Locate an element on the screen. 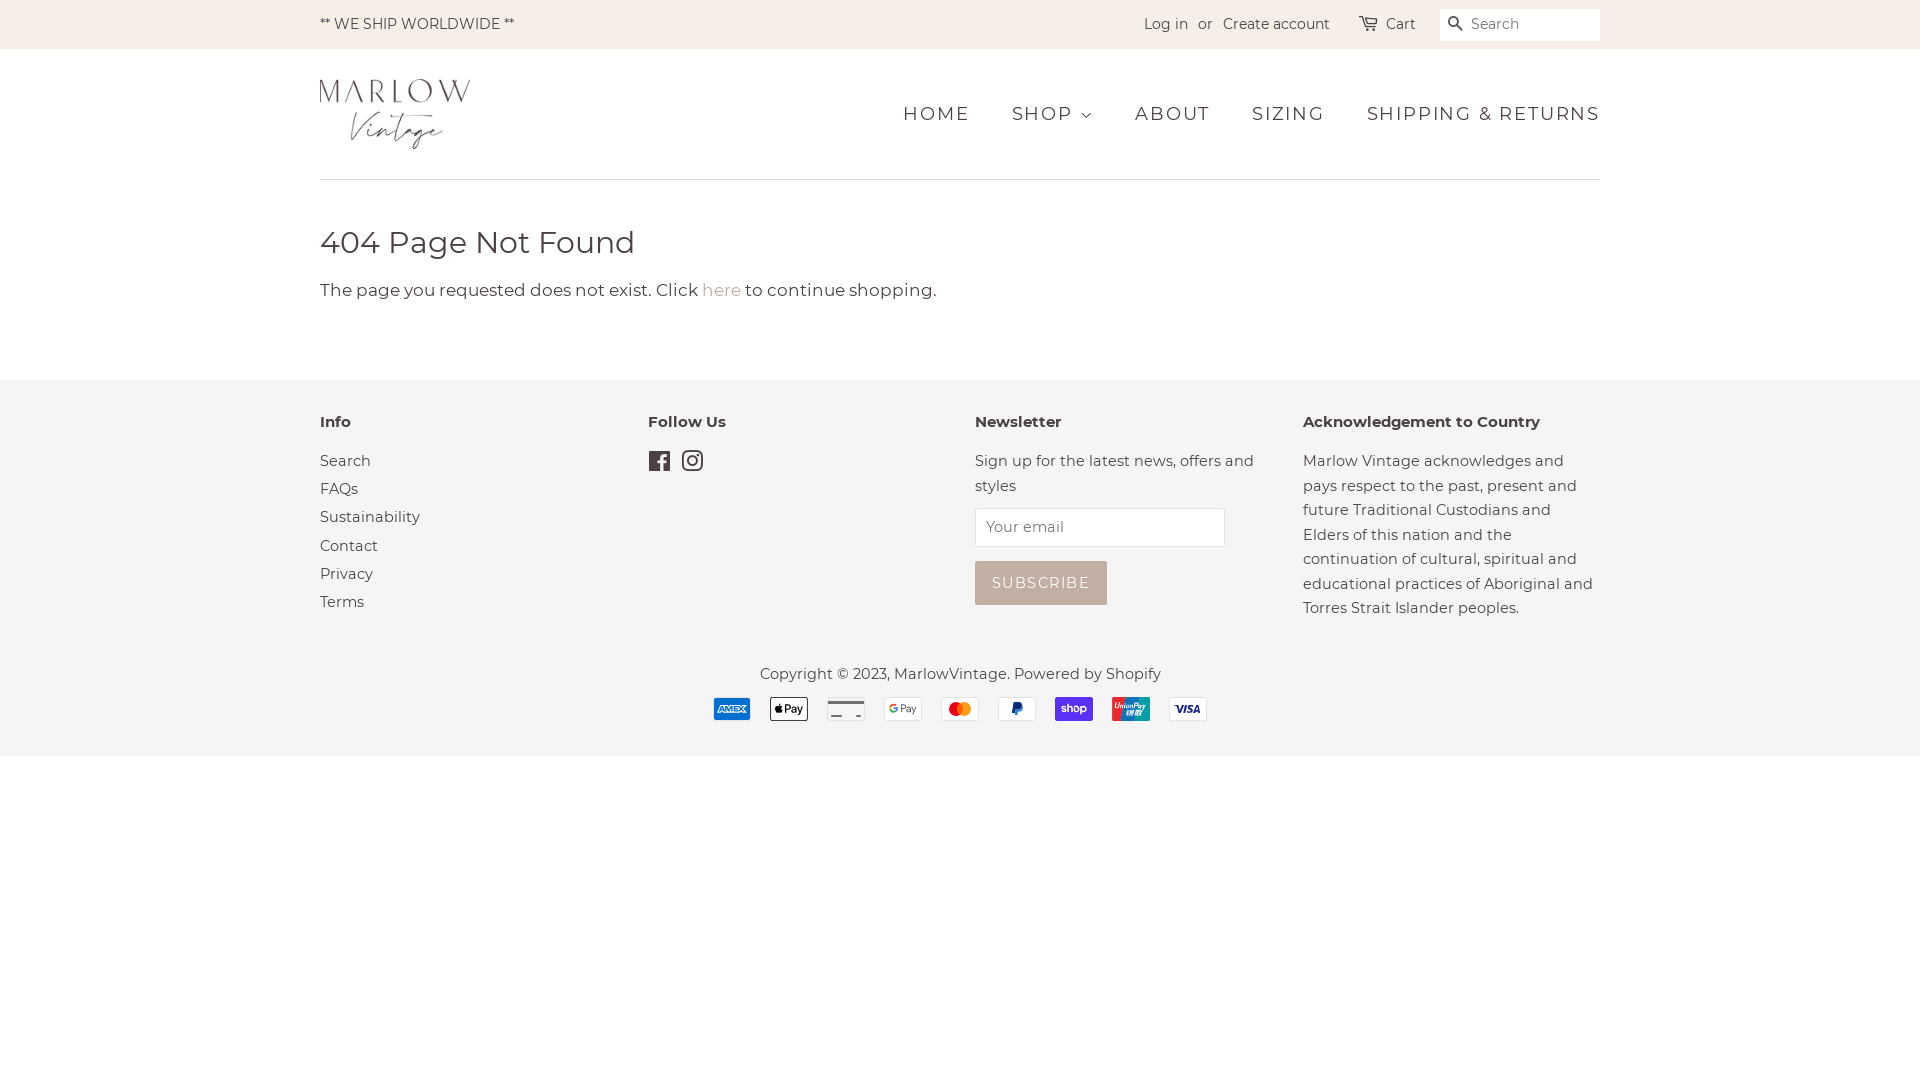 The width and height of the screenshot is (1920, 1080). 'MarlowVintage' is located at coordinates (949, 674).